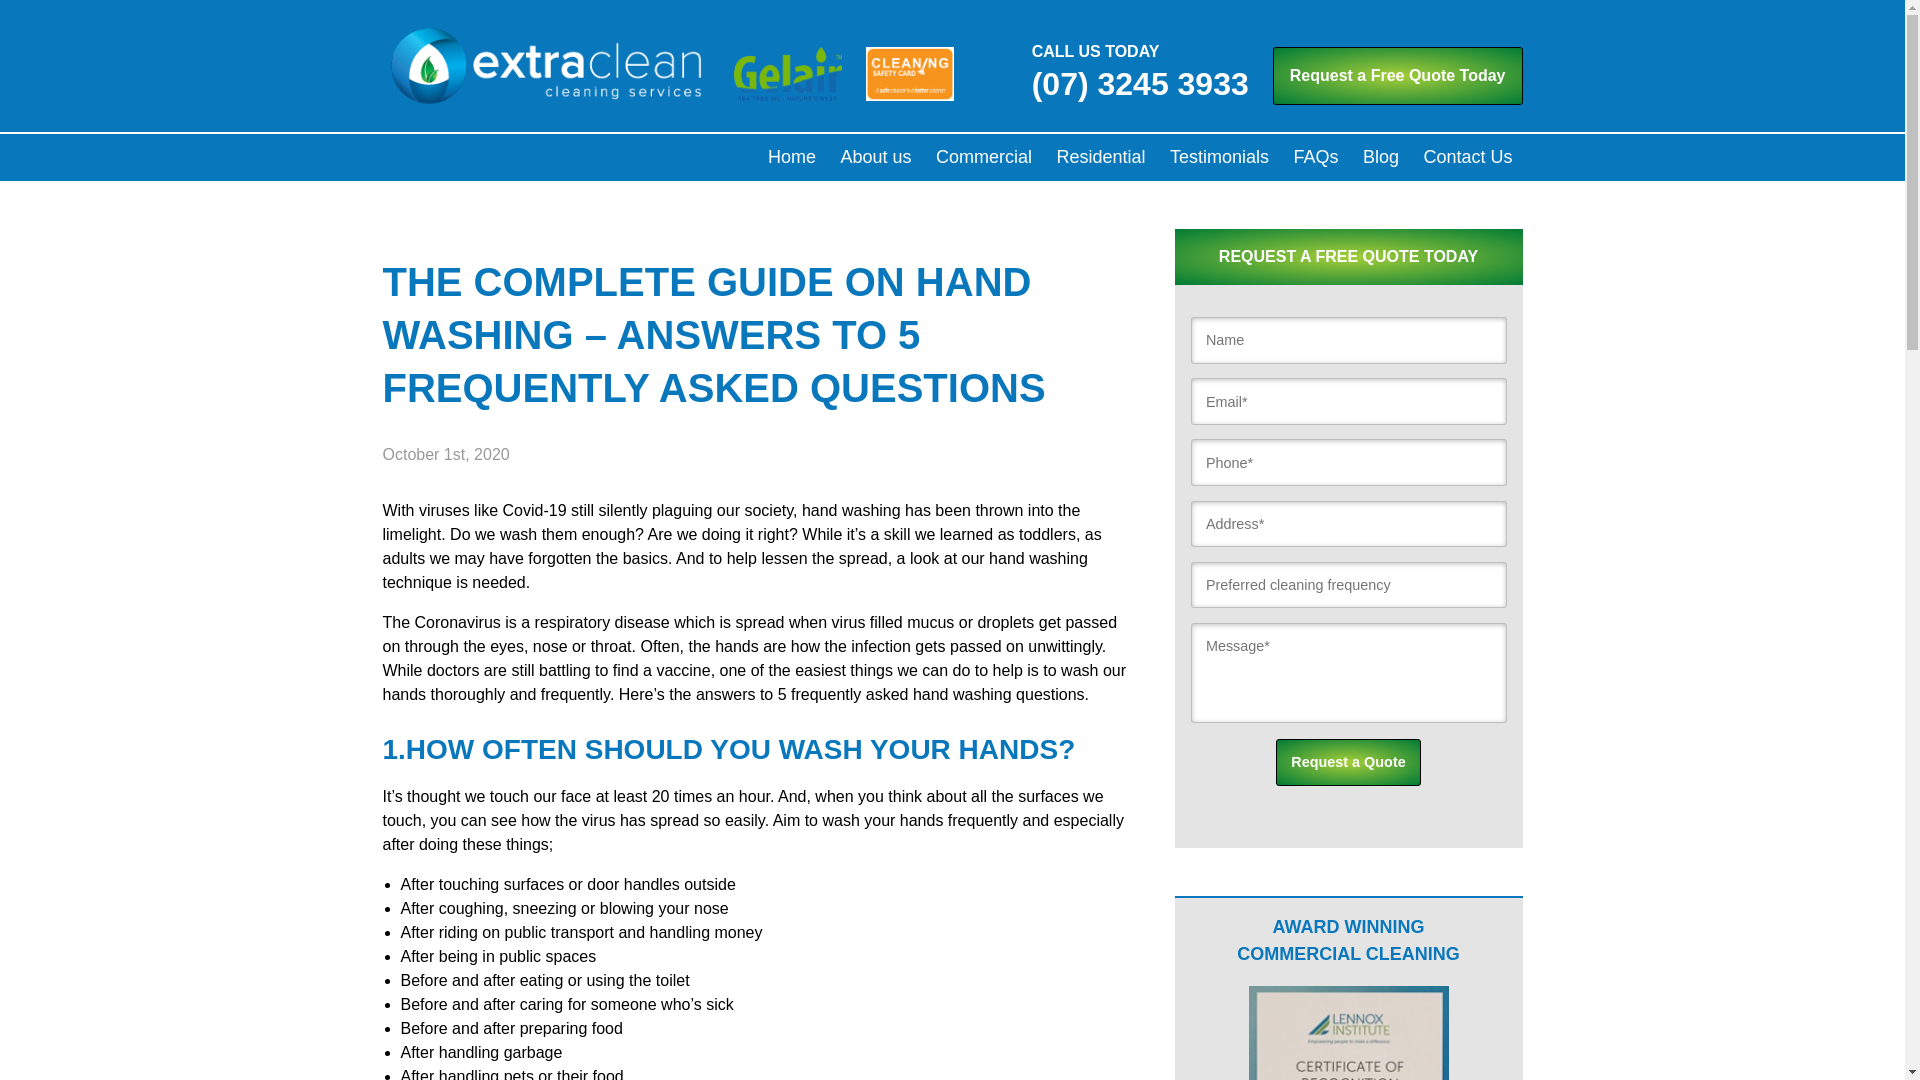 The height and width of the screenshot is (1080, 1920). I want to click on 'Request a Quote', so click(1348, 762).